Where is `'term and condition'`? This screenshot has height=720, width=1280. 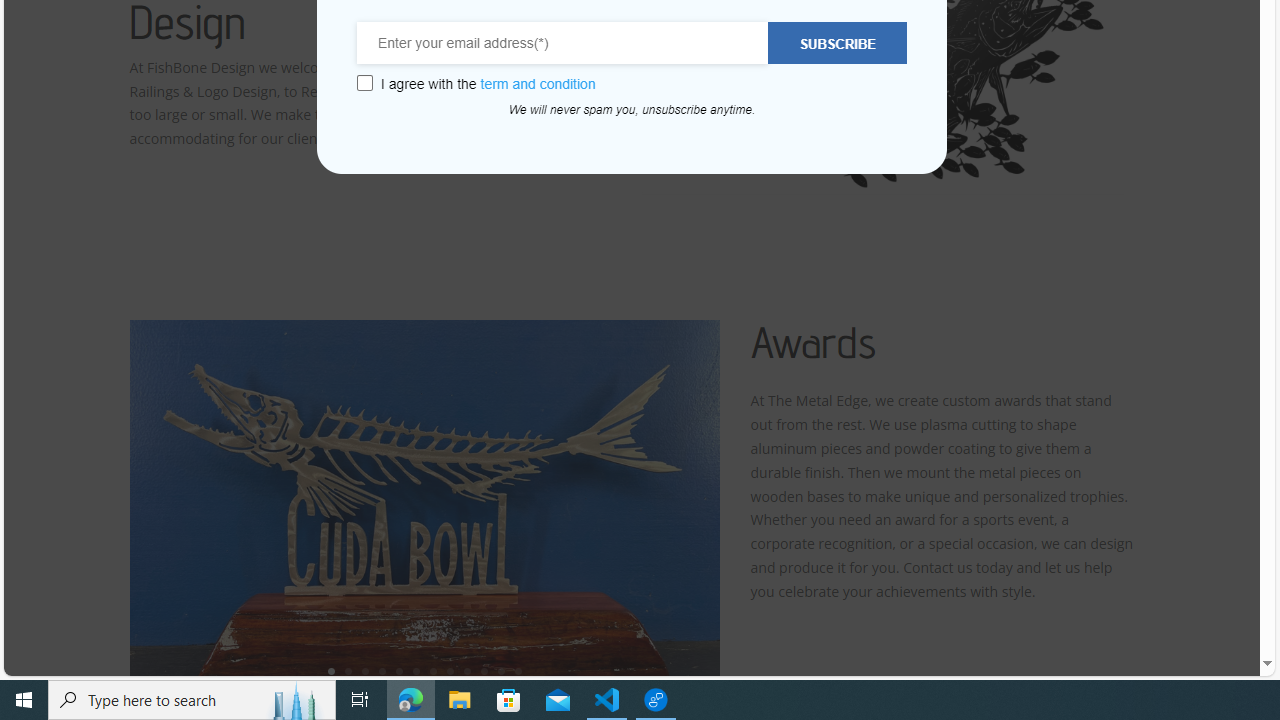
'term and condition' is located at coordinates (538, 83).